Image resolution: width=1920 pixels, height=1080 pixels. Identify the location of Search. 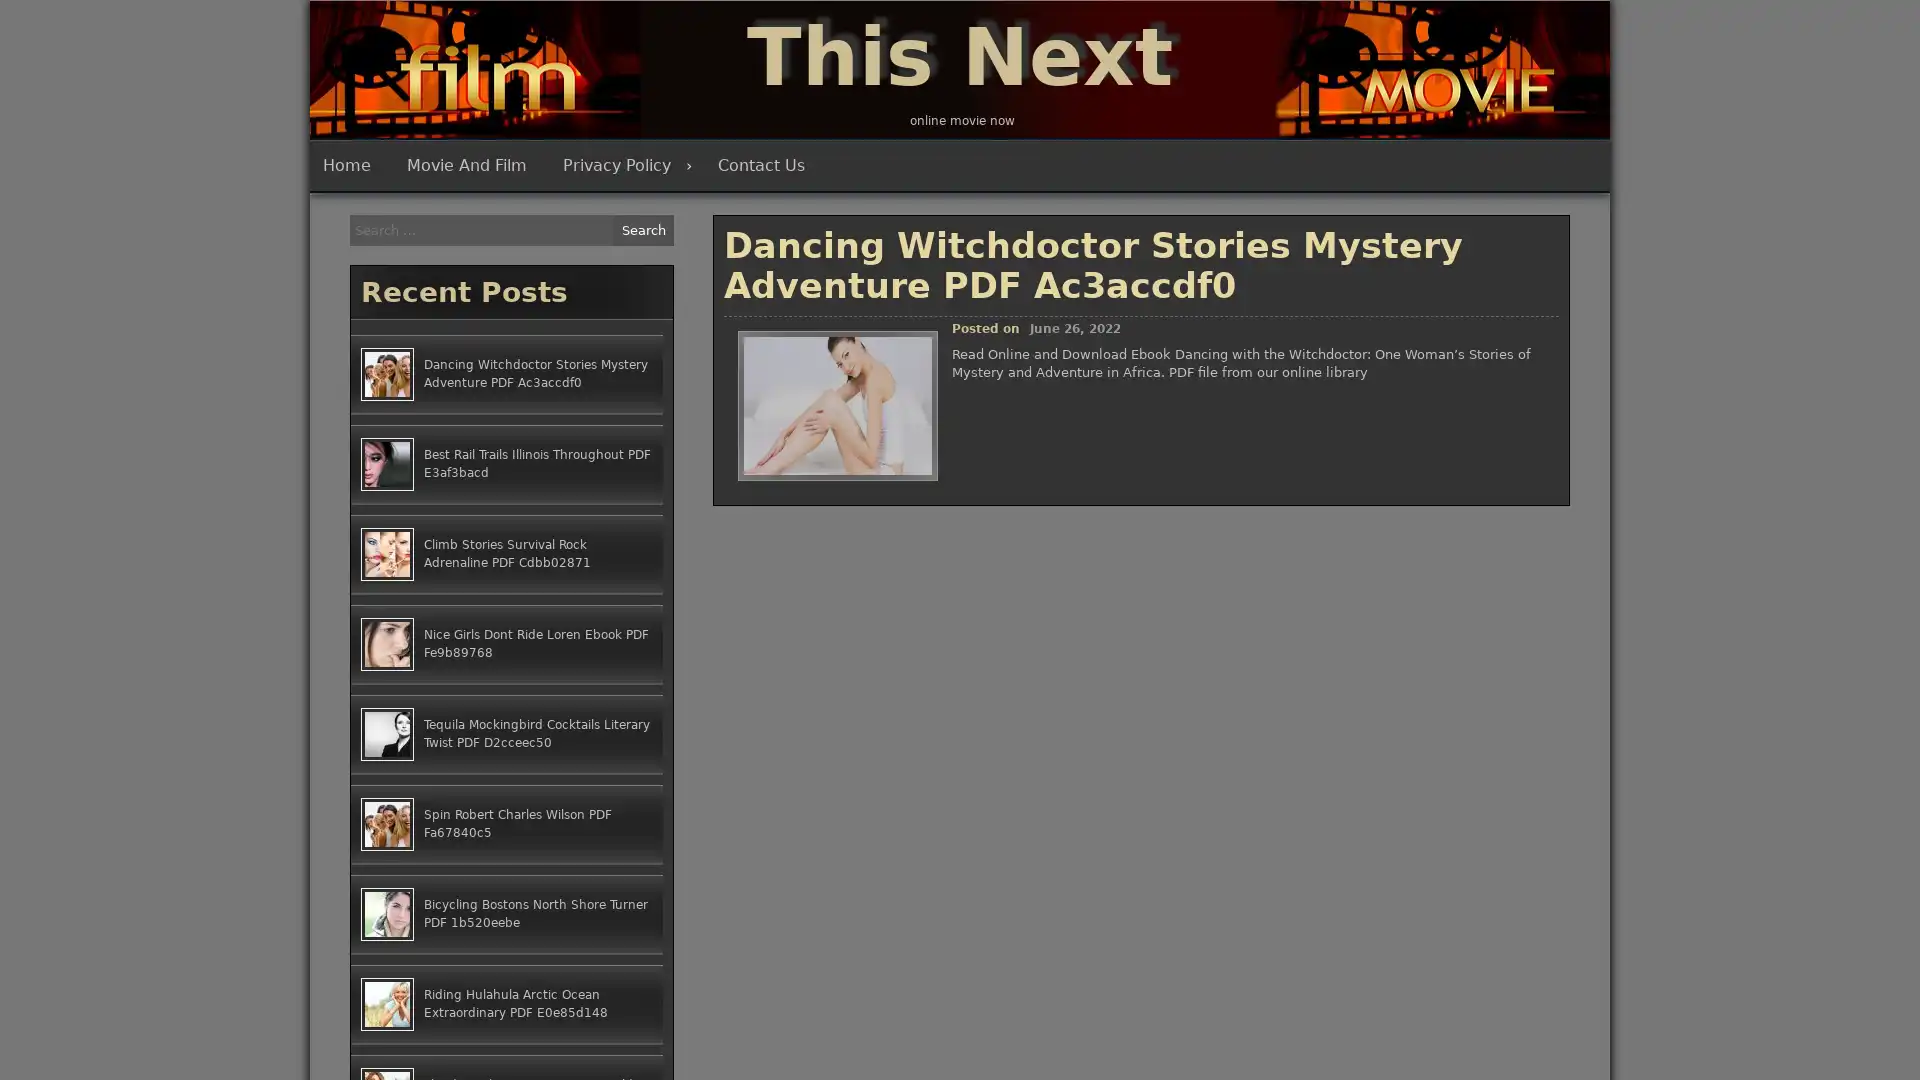
(643, 229).